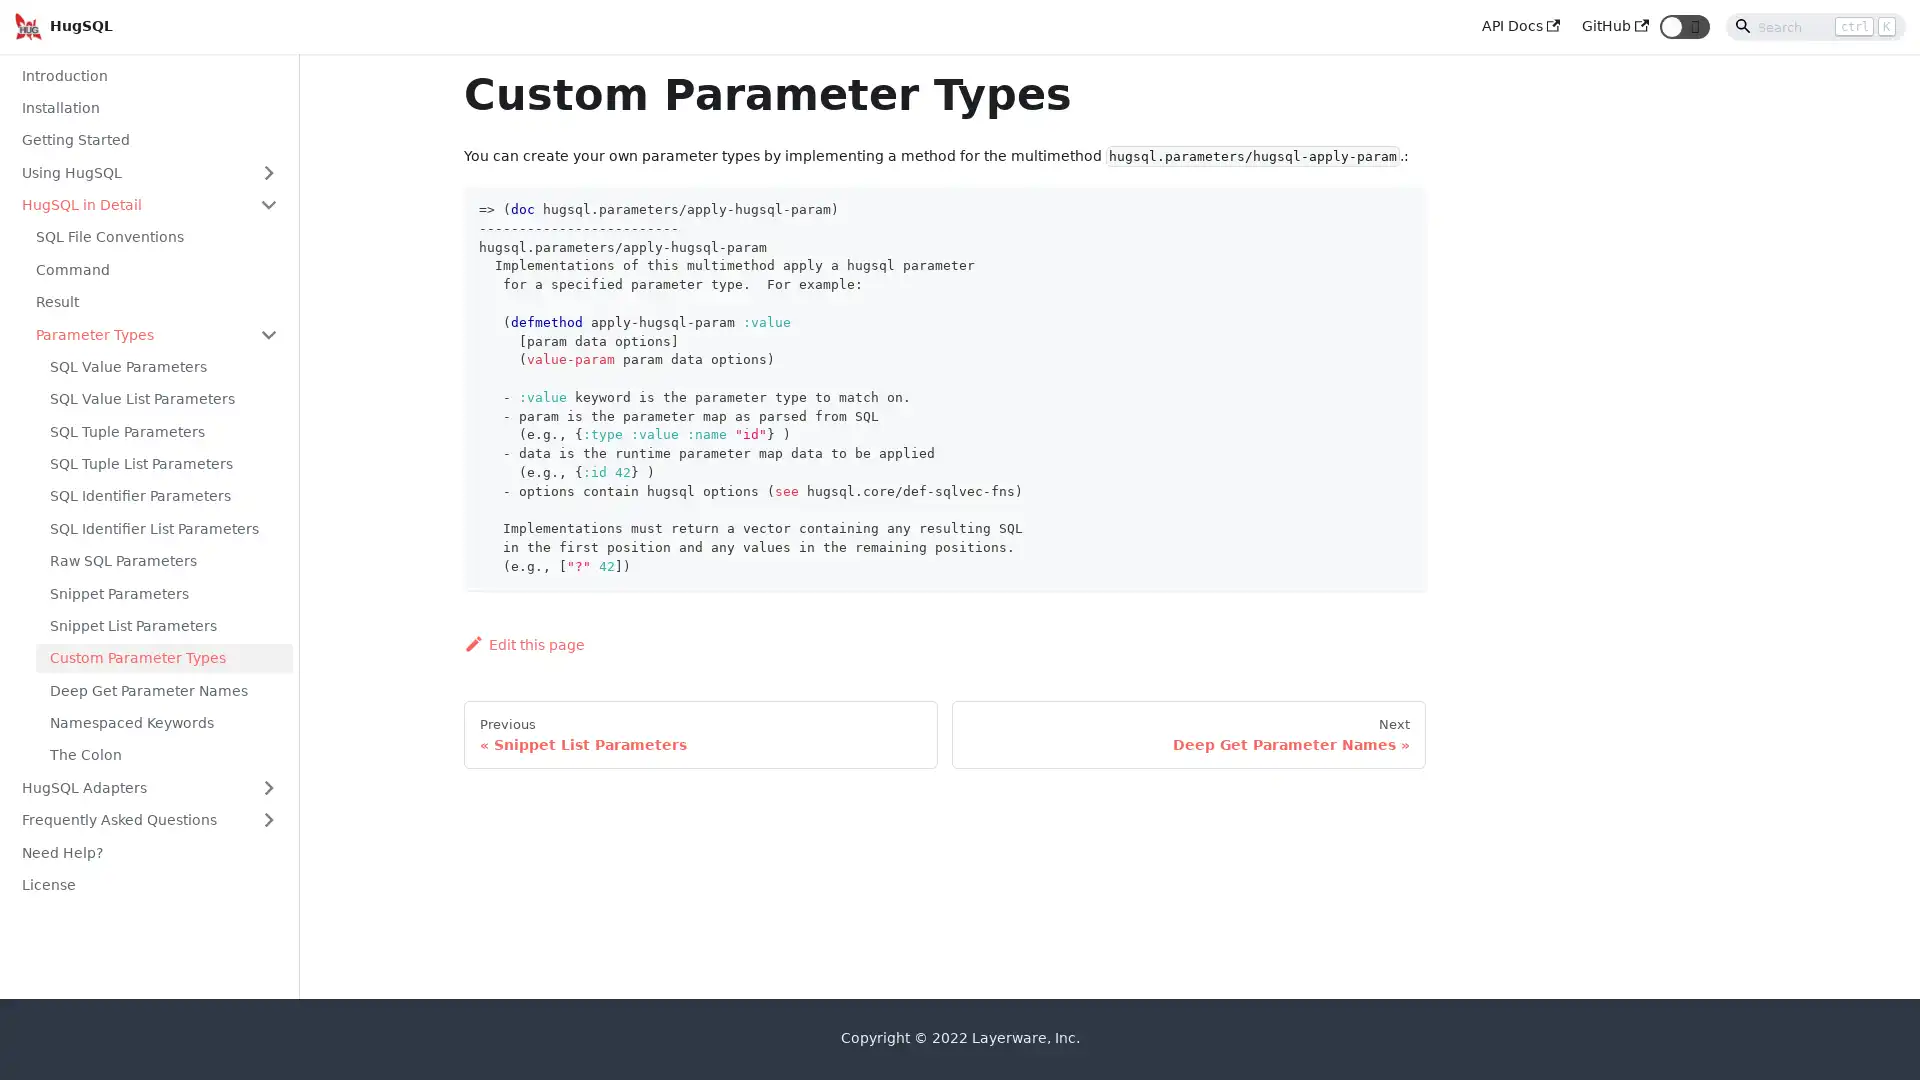 The width and height of the screenshot is (1920, 1080). Describe the element at coordinates (267, 333) in the screenshot. I see `Toggle the collapsible sidebar category 'Parameter Types'` at that location.